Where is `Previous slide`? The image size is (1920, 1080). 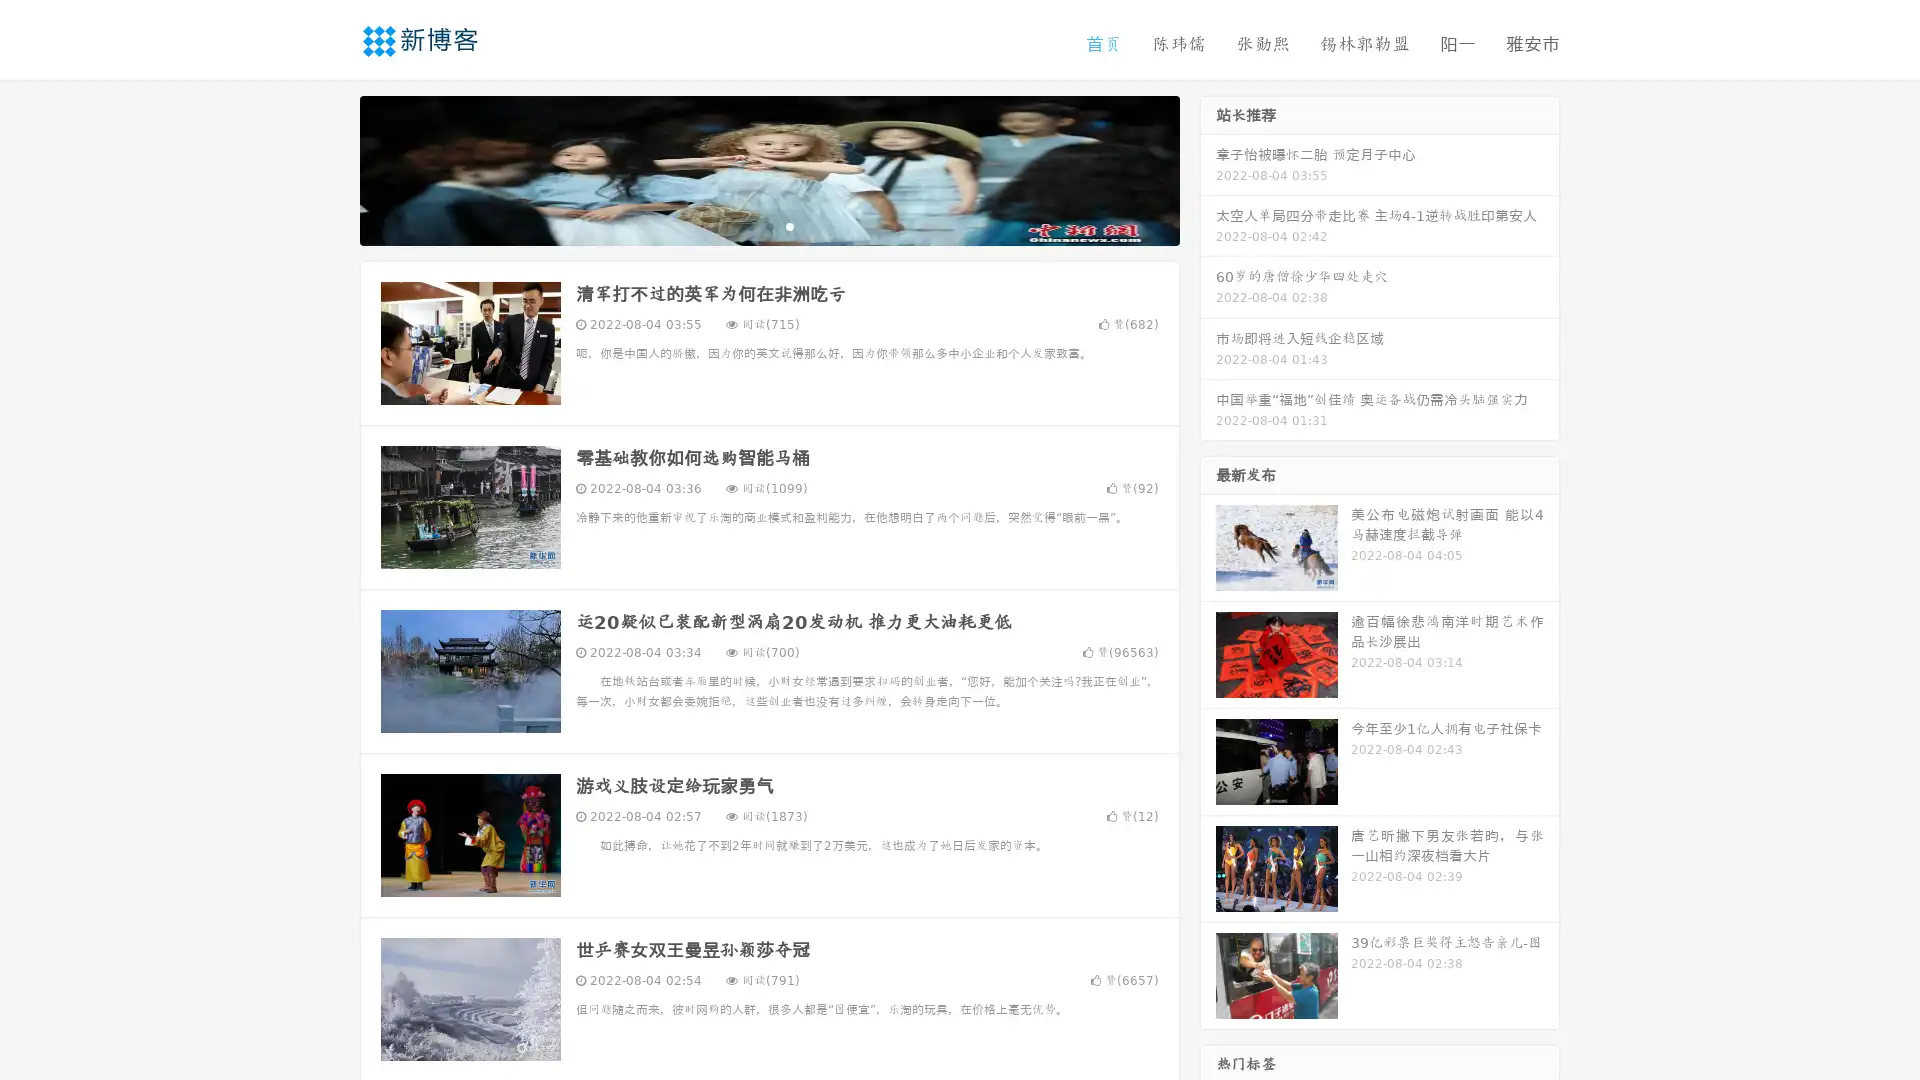 Previous slide is located at coordinates (330, 168).